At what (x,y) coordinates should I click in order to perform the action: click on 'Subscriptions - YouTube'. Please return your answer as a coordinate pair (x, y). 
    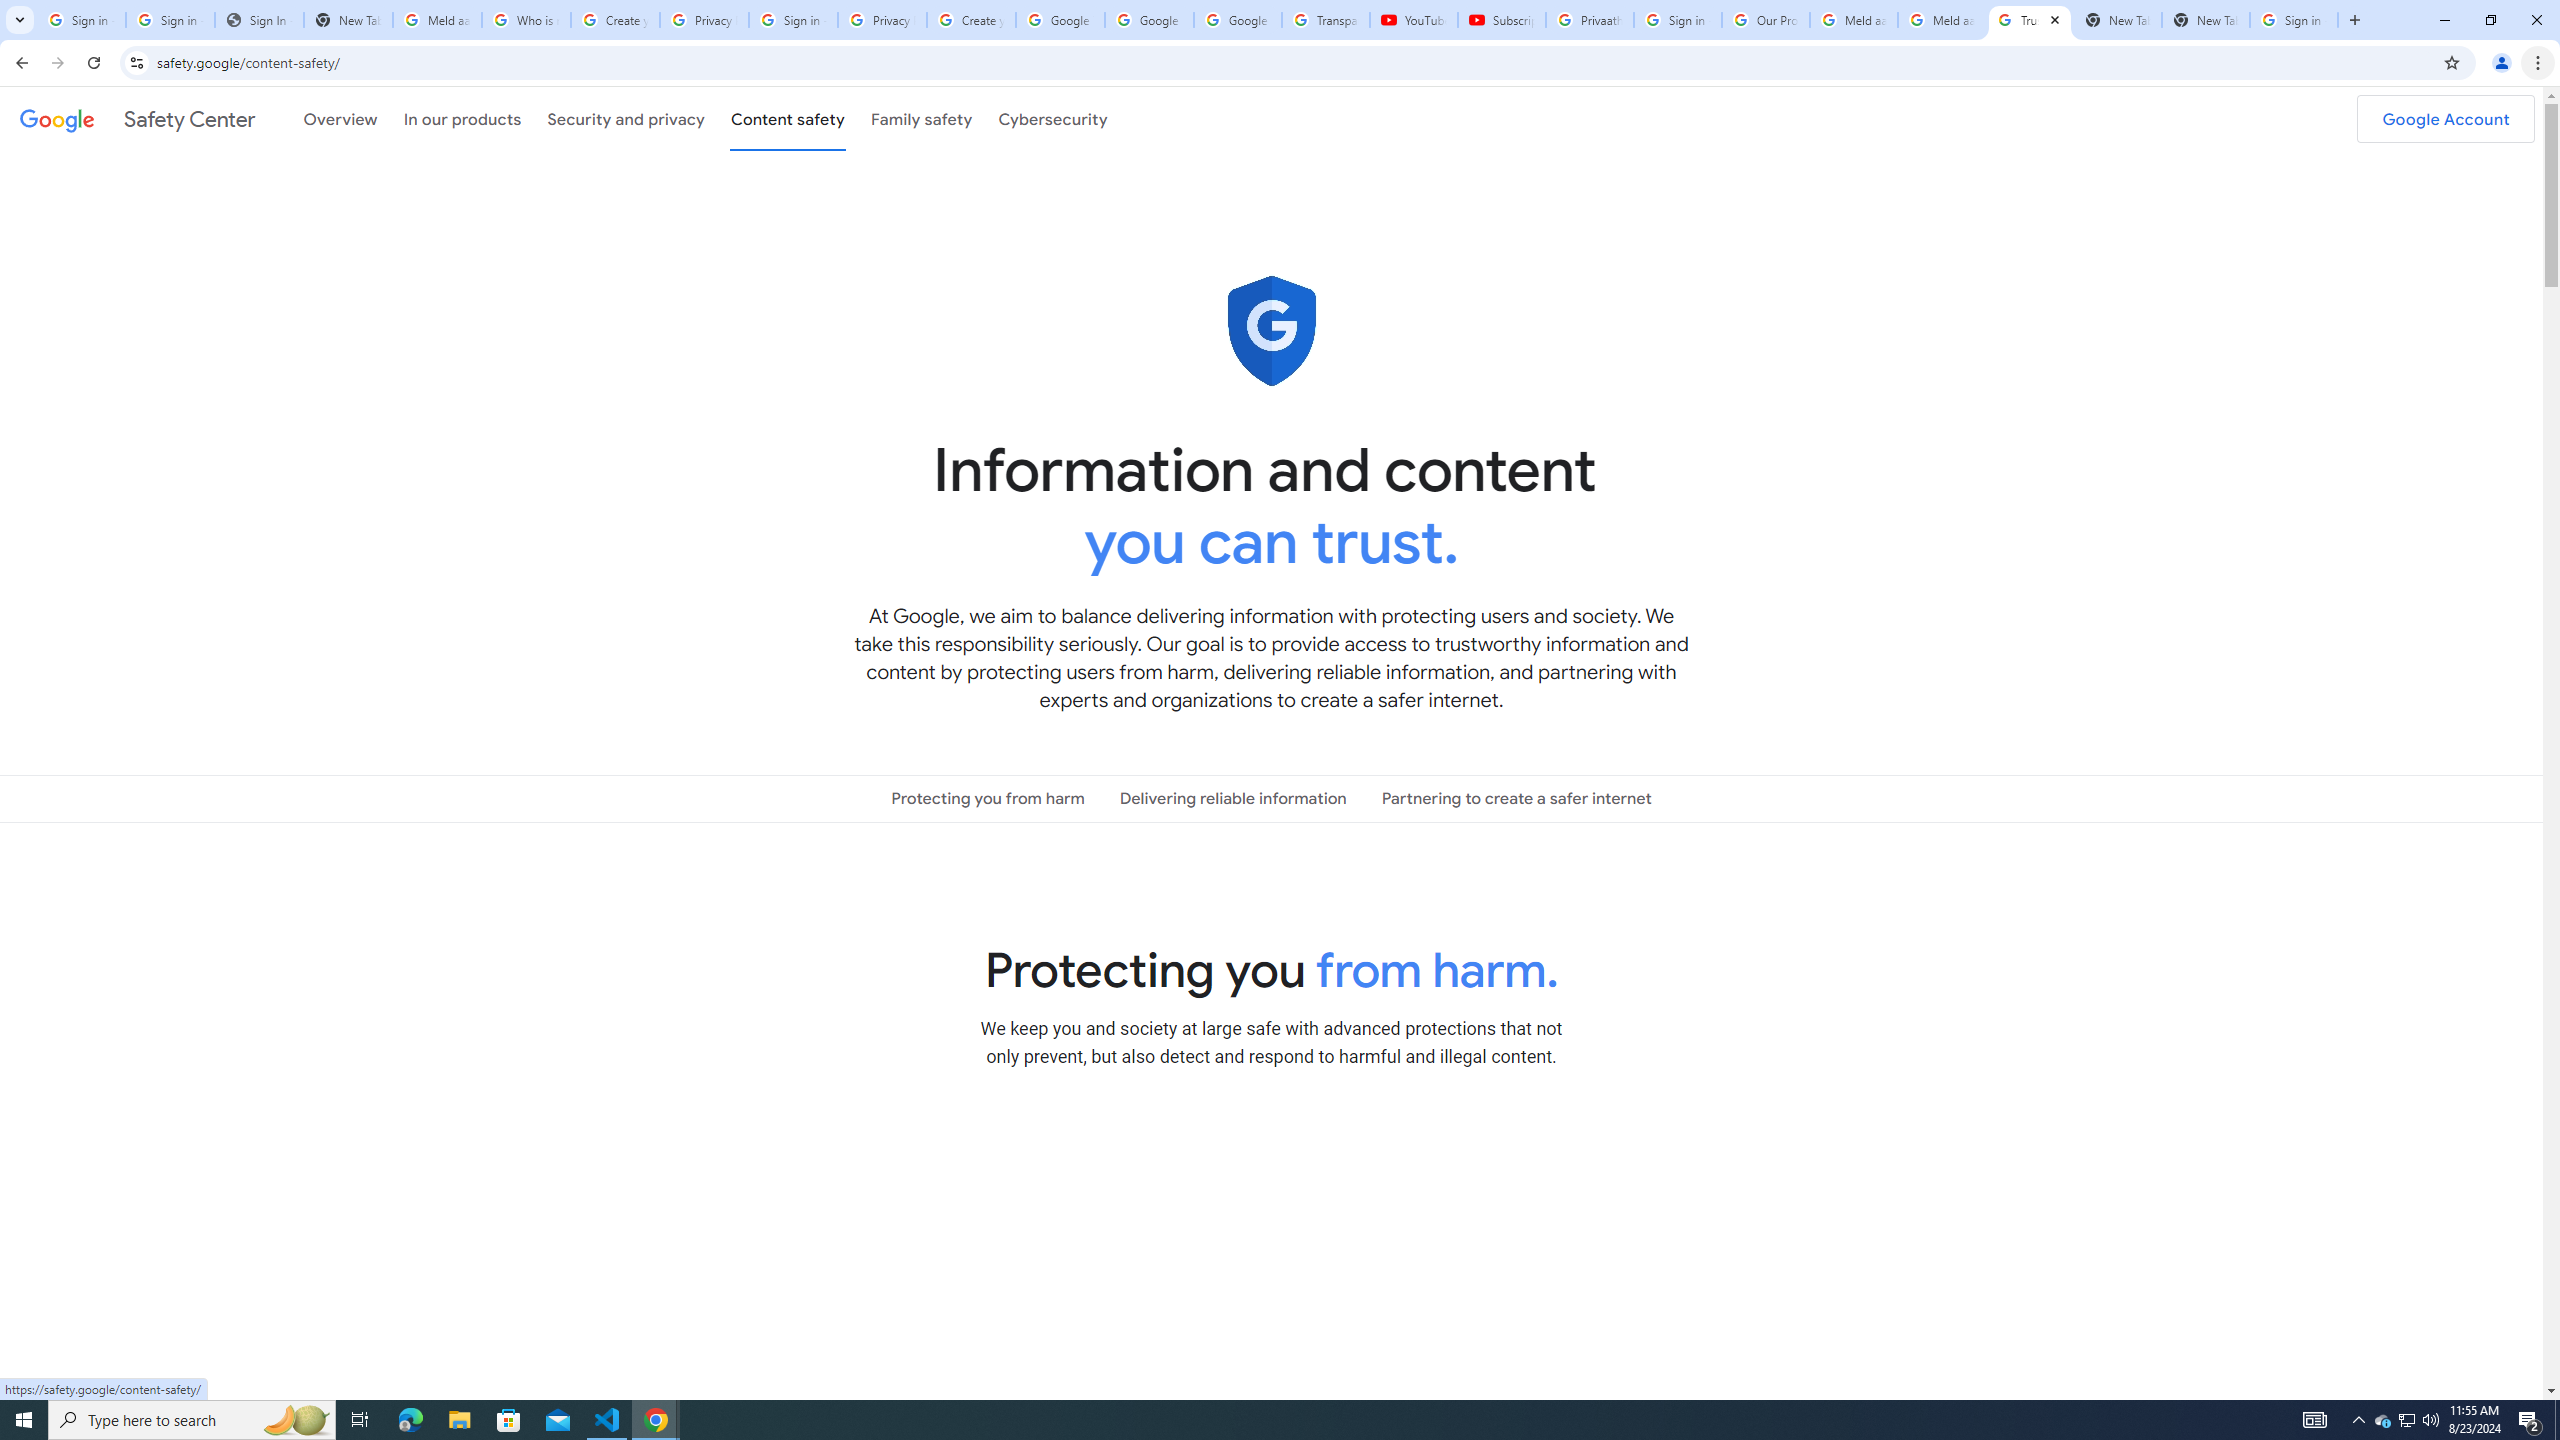
    Looking at the image, I should click on (1500, 19).